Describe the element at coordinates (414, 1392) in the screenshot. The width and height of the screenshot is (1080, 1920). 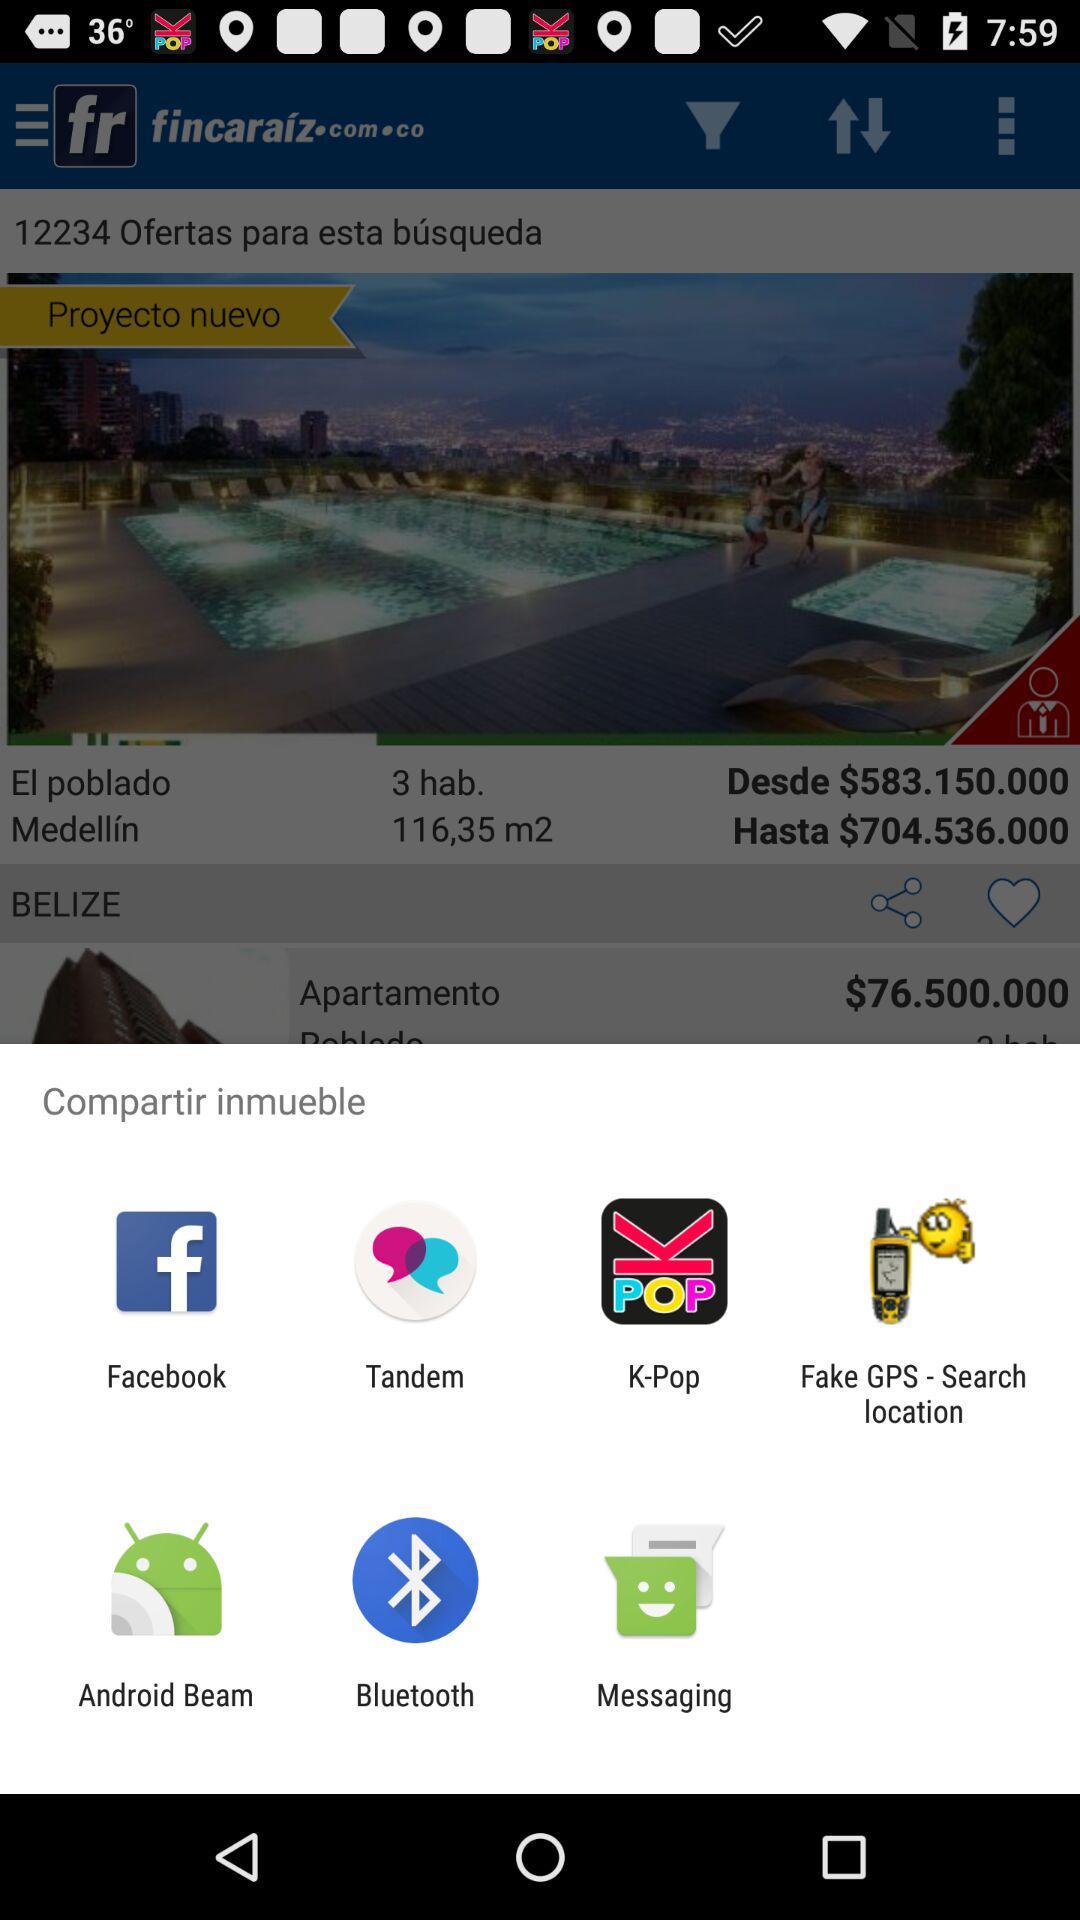
I see `icon next to facebook app` at that location.